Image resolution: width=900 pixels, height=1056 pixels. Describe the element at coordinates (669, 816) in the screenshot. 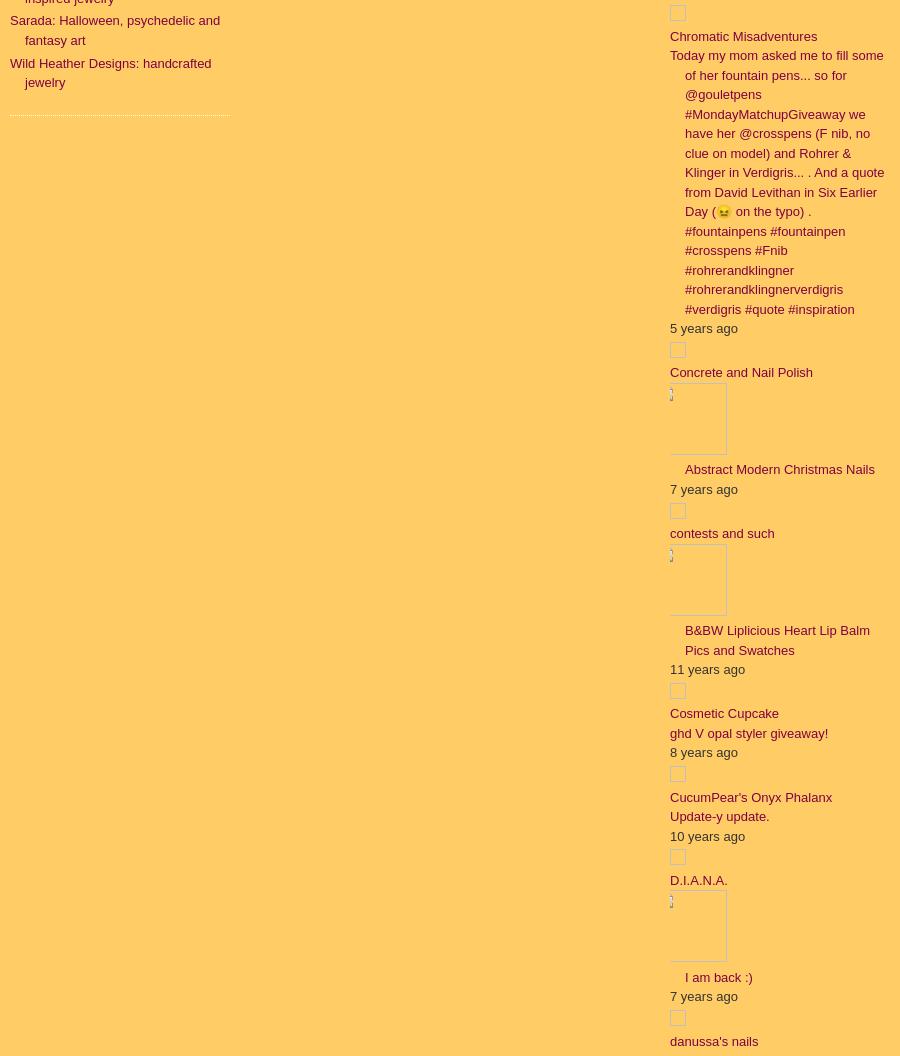

I see `'Update-y update.'` at that location.